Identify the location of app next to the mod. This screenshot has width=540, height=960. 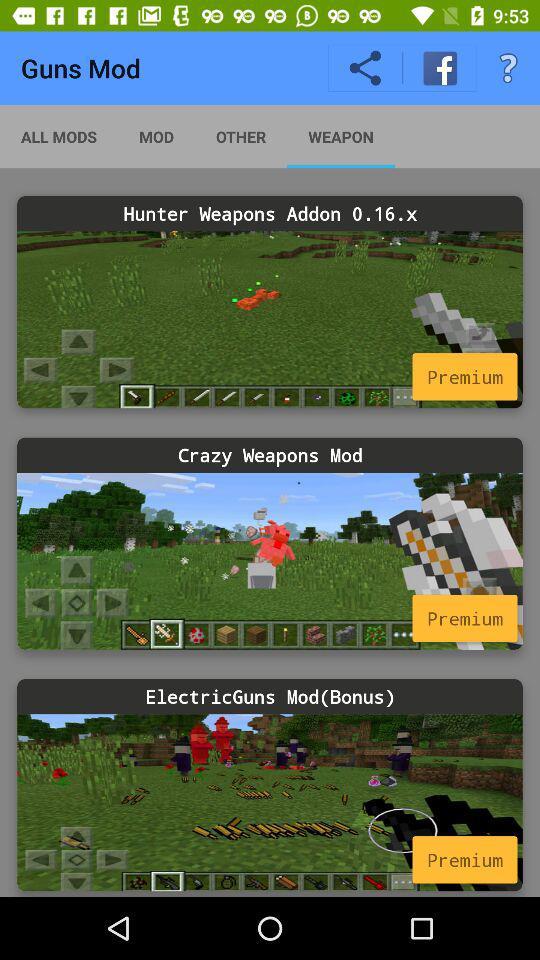
(59, 135).